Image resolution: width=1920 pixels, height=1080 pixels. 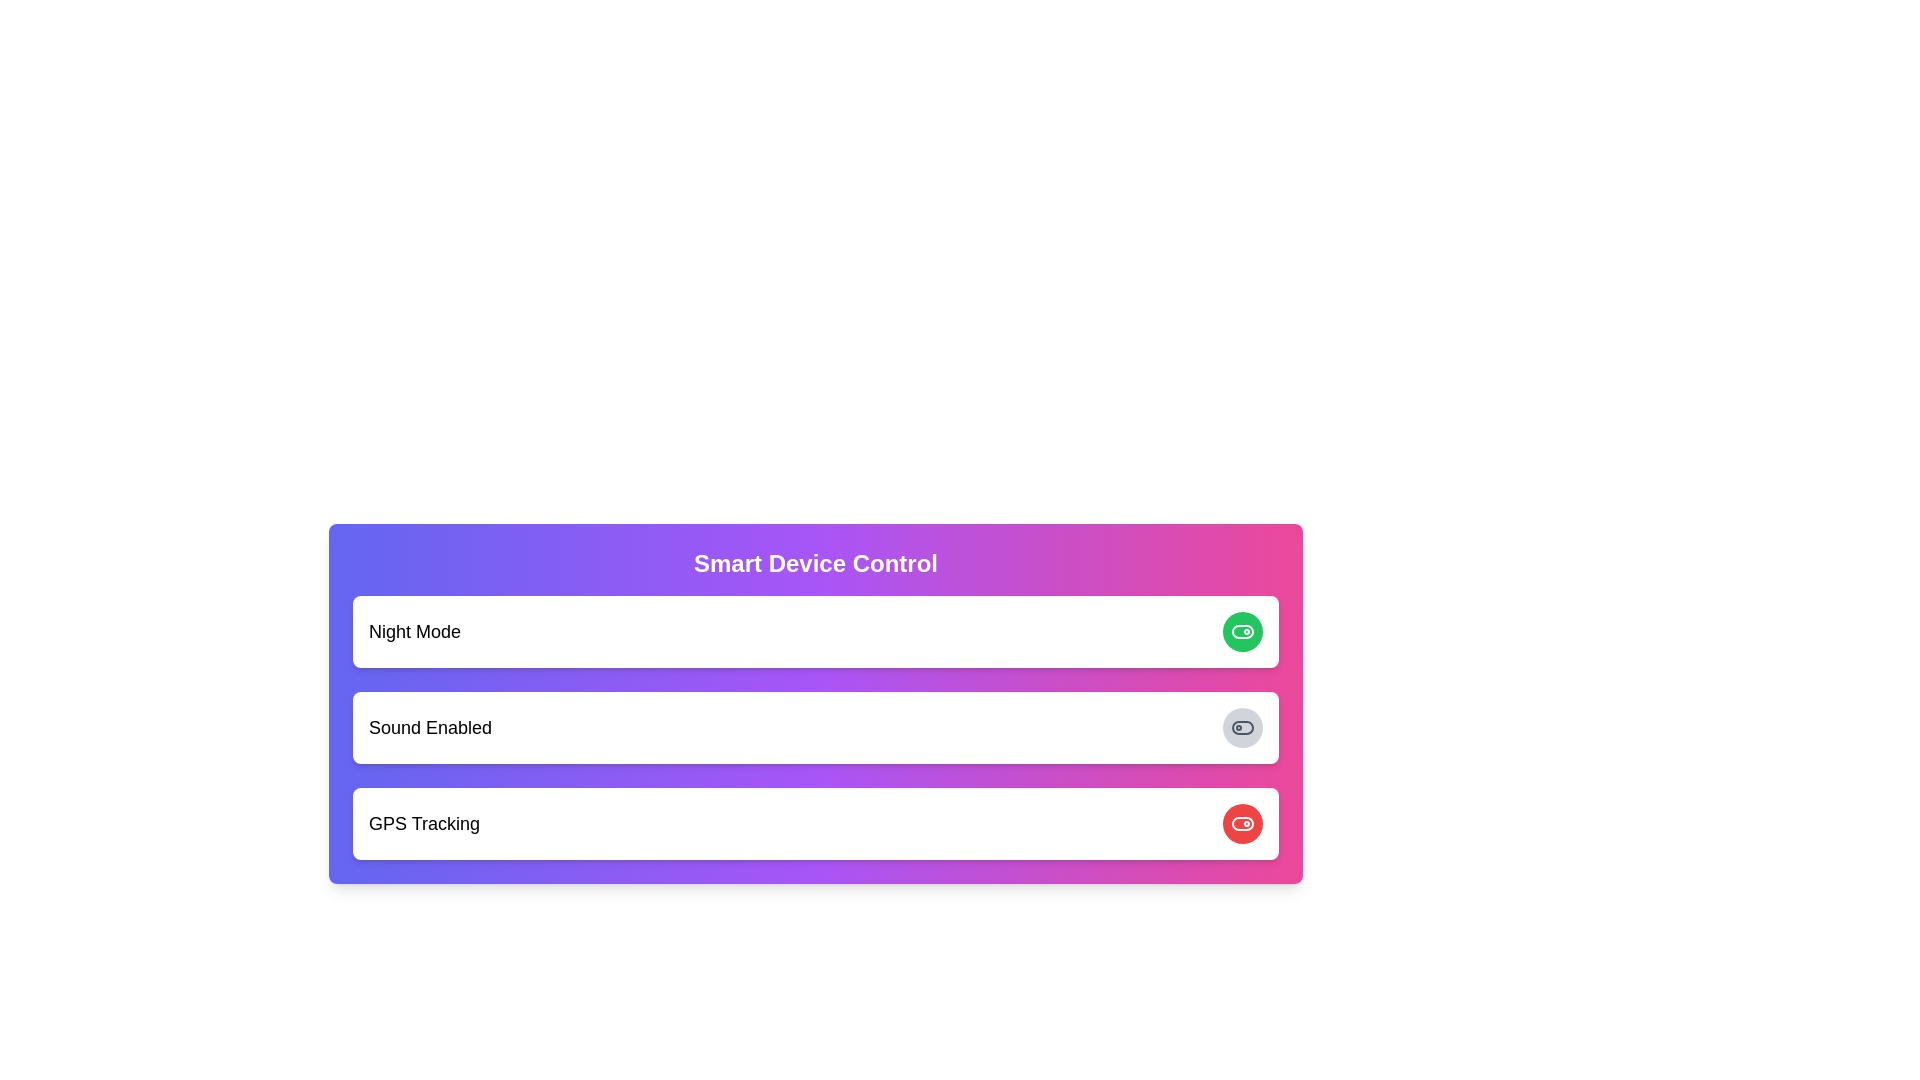 I want to click on the rectangular background element of the toggle switch, which indicates its inactive or neutral state, so click(x=1242, y=728).